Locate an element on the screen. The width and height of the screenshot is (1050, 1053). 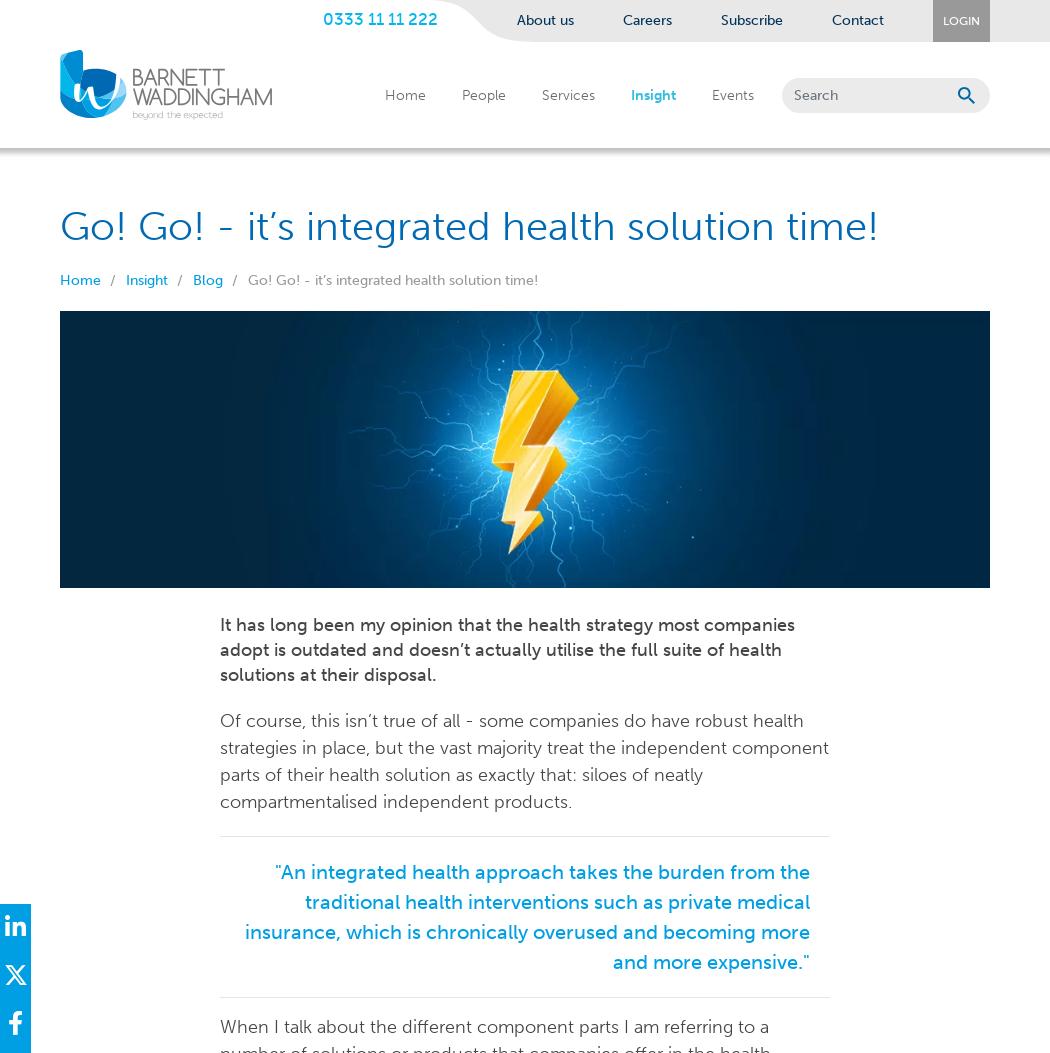
'It has long been my opinion that the health strategy most companies adopt is outdated and doesn’t actually utilise the full suite of health solutions at their disposal.' is located at coordinates (218, 649).